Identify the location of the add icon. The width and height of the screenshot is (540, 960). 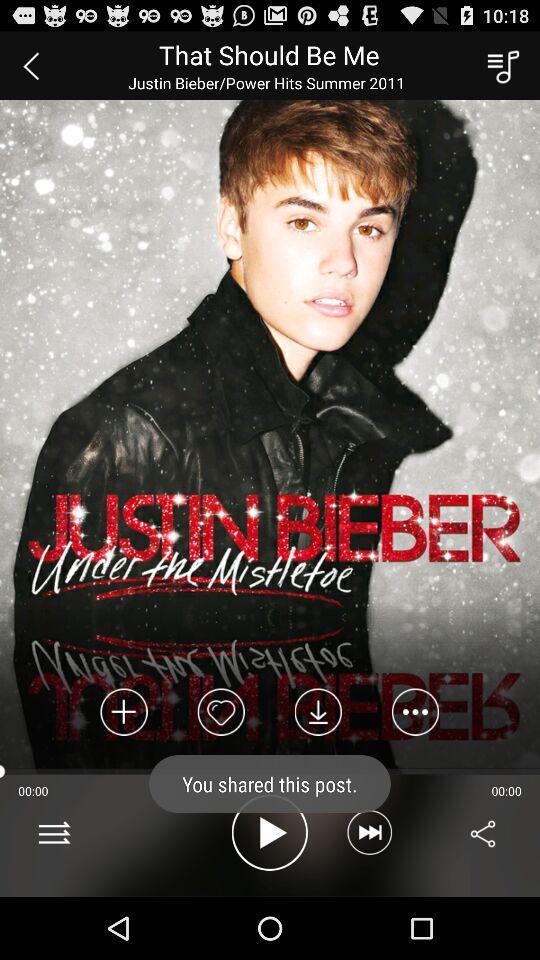
(124, 761).